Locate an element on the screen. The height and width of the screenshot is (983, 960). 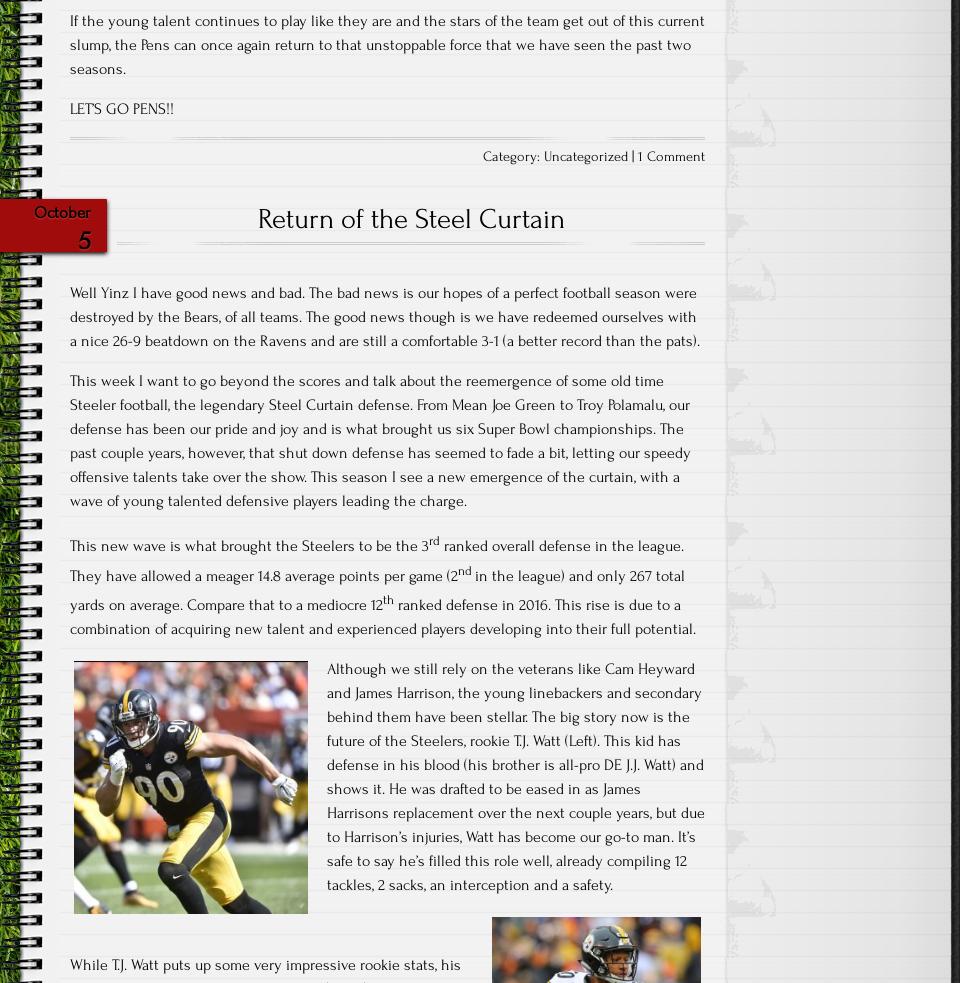
'1 Comment' is located at coordinates (637, 155).